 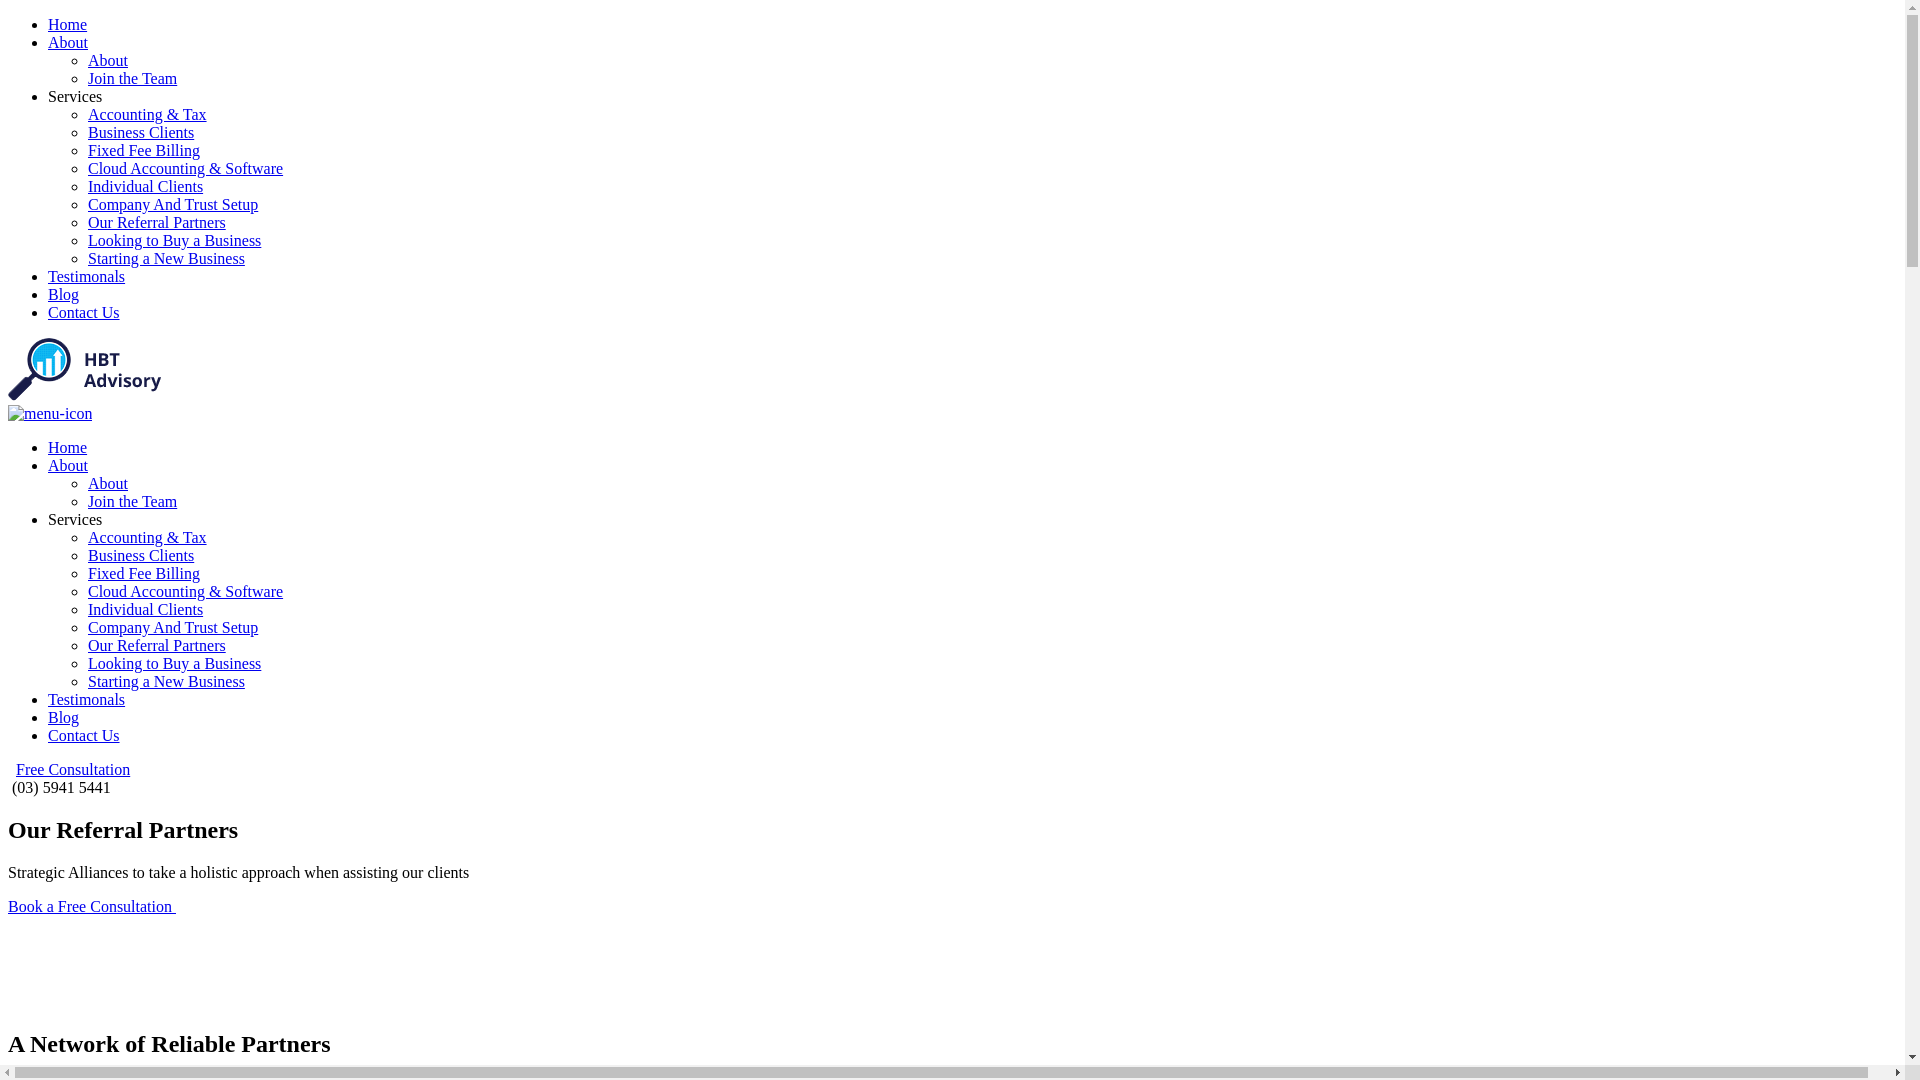 What do you see at coordinates (15, 768) in the screenshot?
I see `'Free Consultation'` at bounding box center [15, 768].